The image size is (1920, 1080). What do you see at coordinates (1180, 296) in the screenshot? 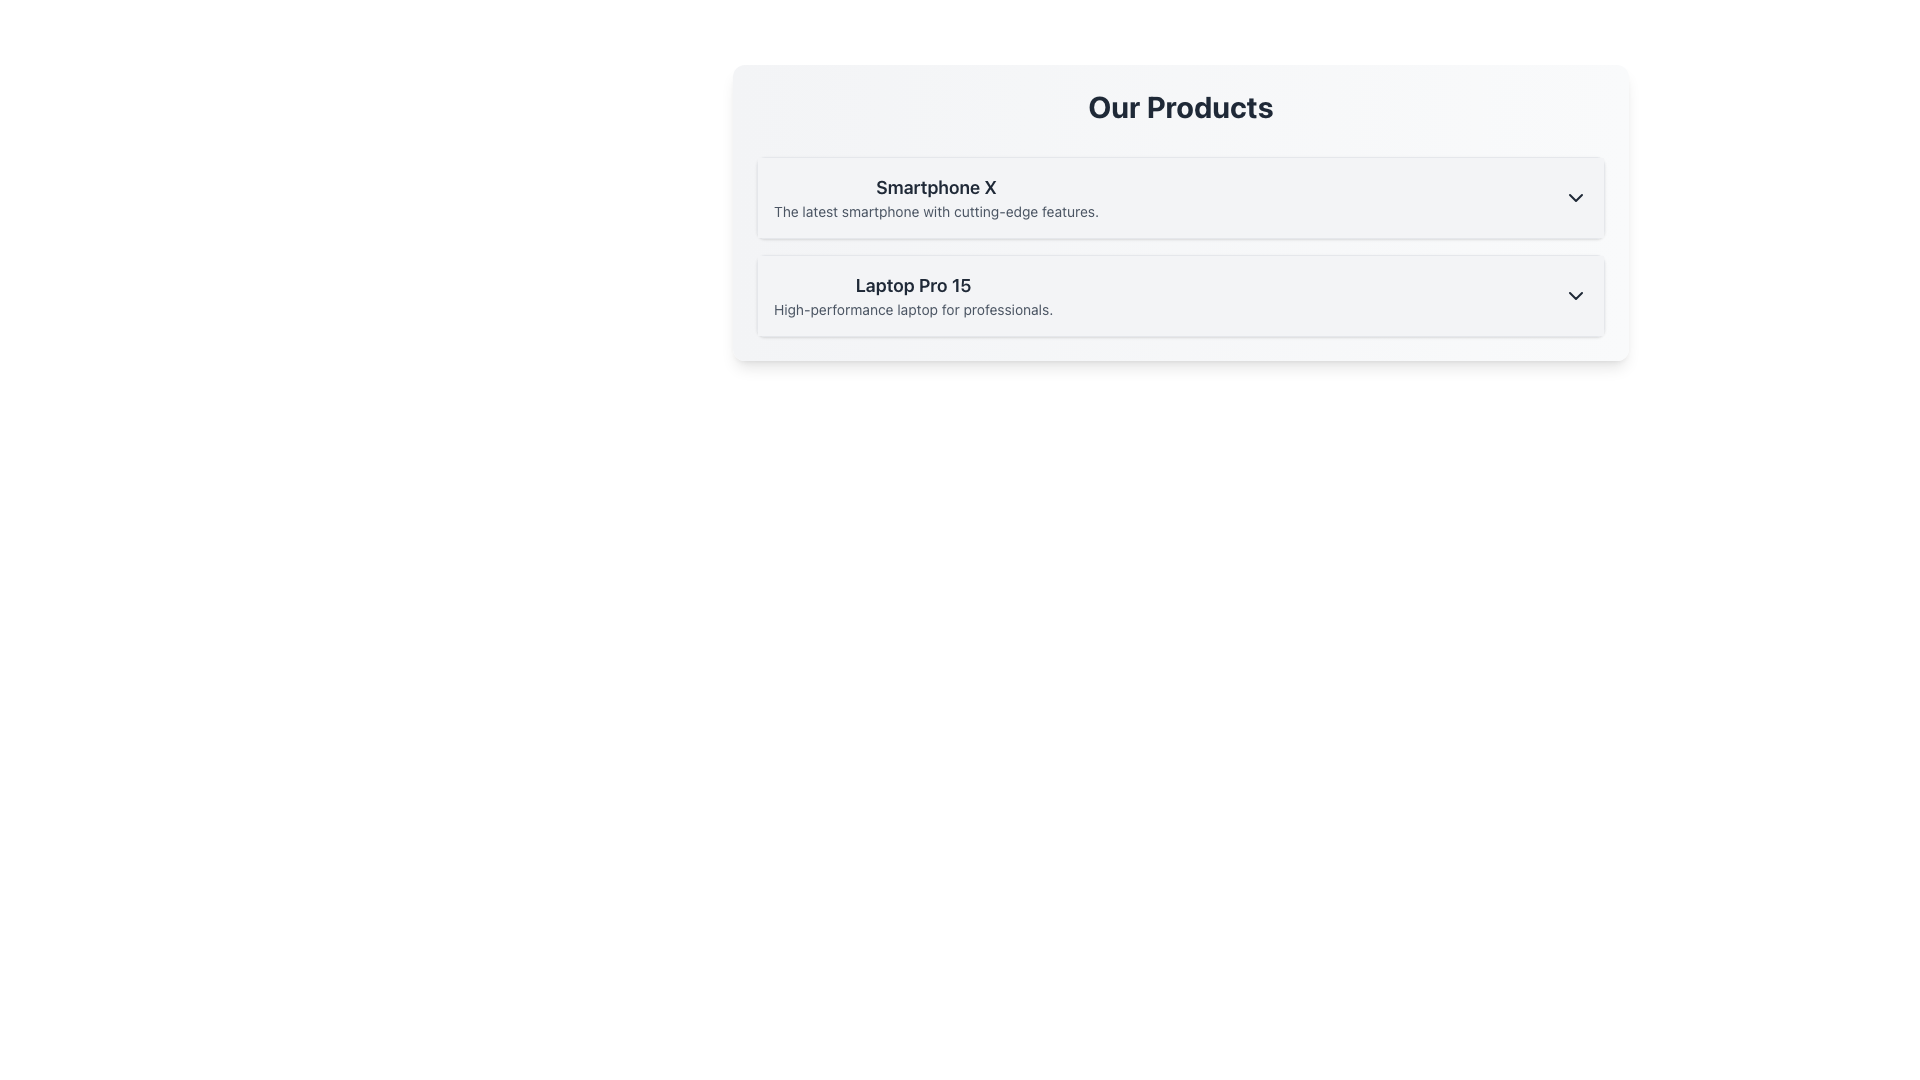
I see `the Clickable List Item with the title 'Laptop Pro 15' and description 'High-performance laptop for professionals.'` at bounding box center [1180, 296].